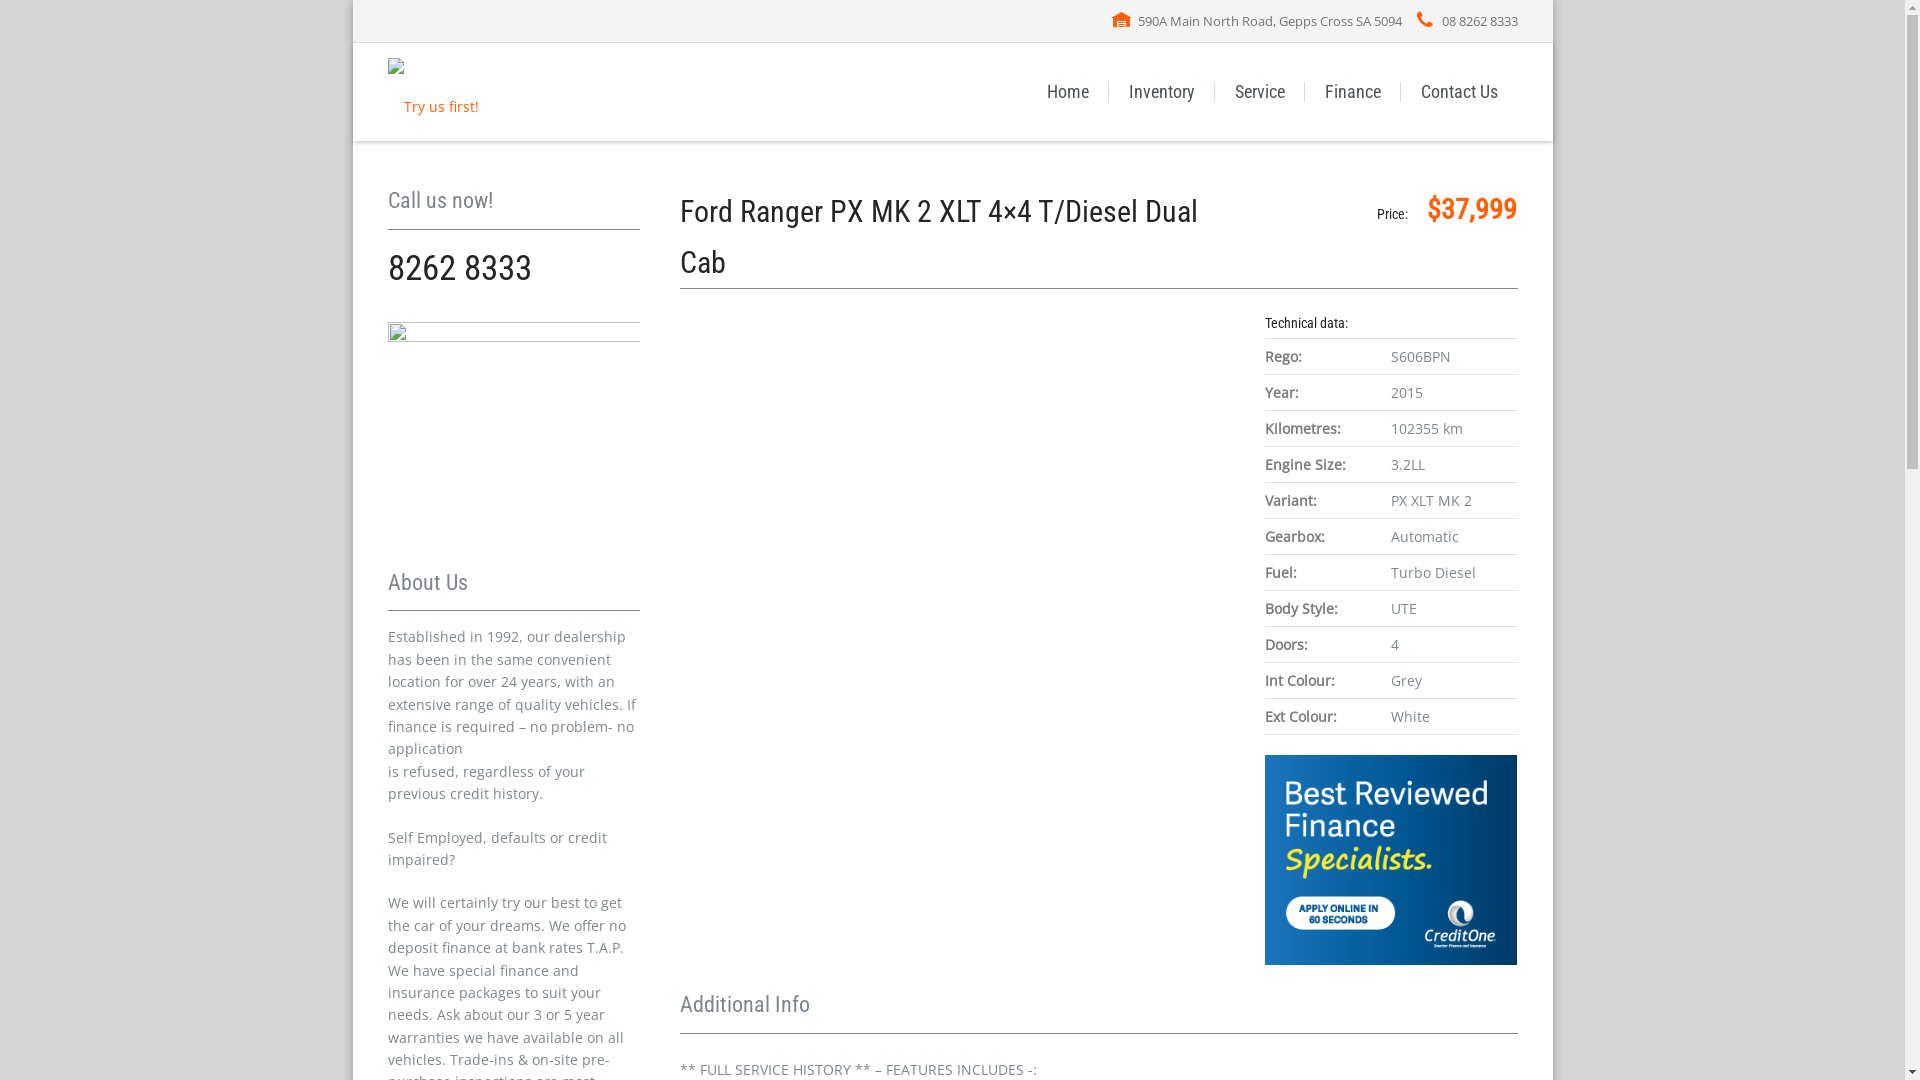 Image resolution: width=1920 pixels, height=1080 pixels. I want to click on 'CreditOne', so click(1390, 859).